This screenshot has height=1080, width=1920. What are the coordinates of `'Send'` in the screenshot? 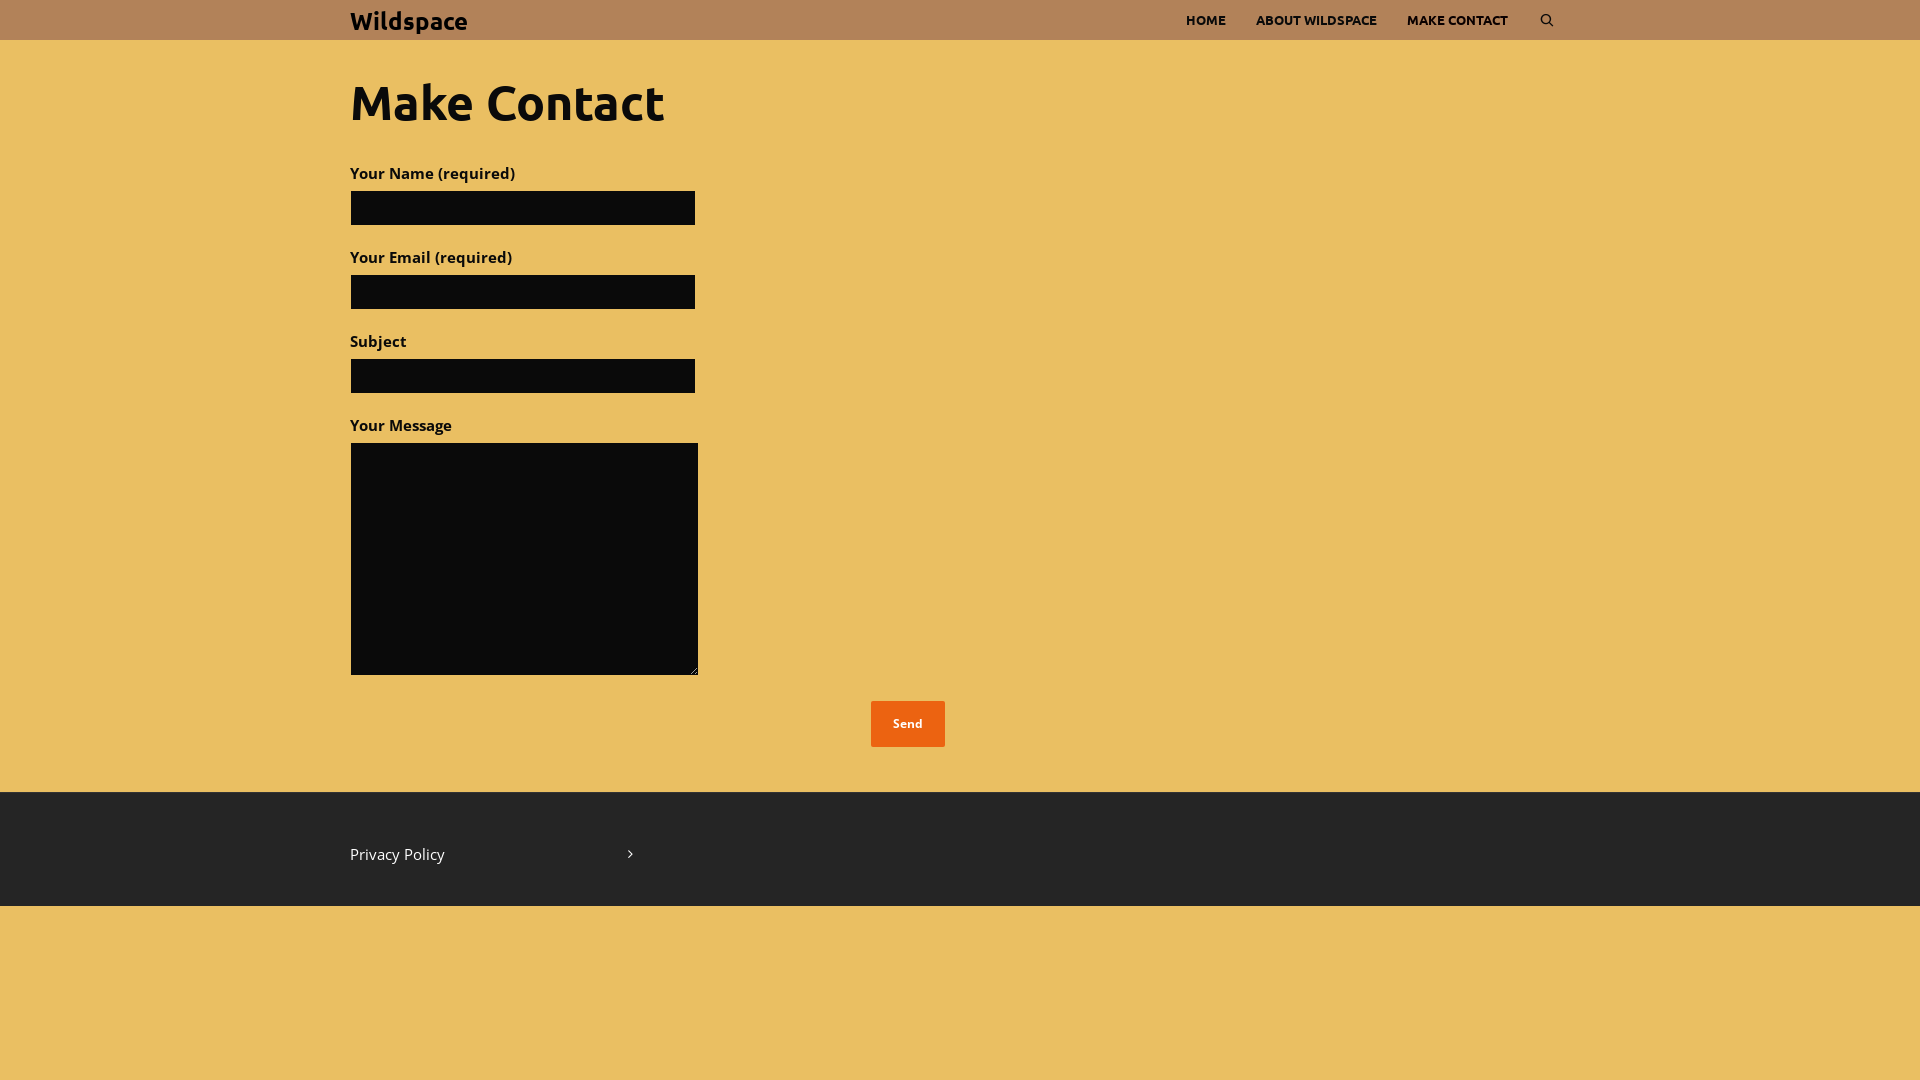 It's located at (906, 724).